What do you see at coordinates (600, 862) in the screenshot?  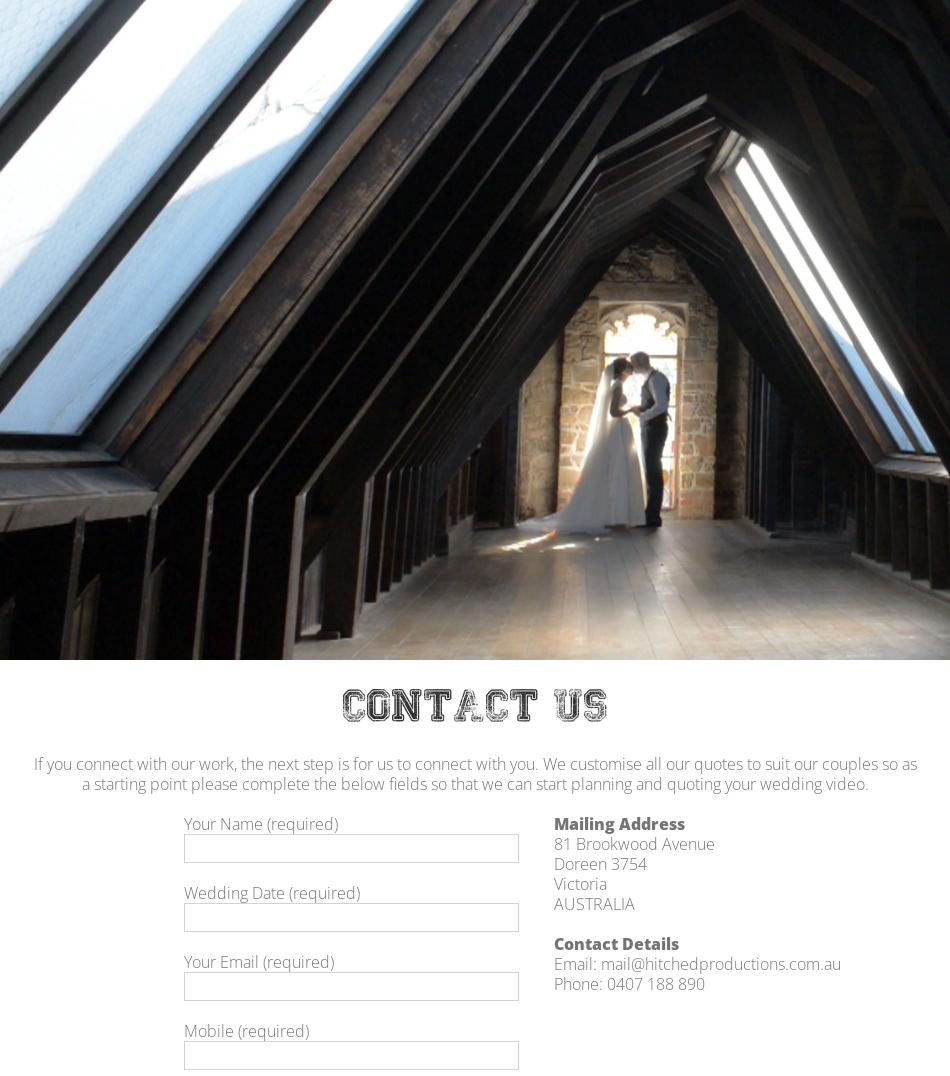 I see `'Doreen 3754'` at bounding box center [600, 862].